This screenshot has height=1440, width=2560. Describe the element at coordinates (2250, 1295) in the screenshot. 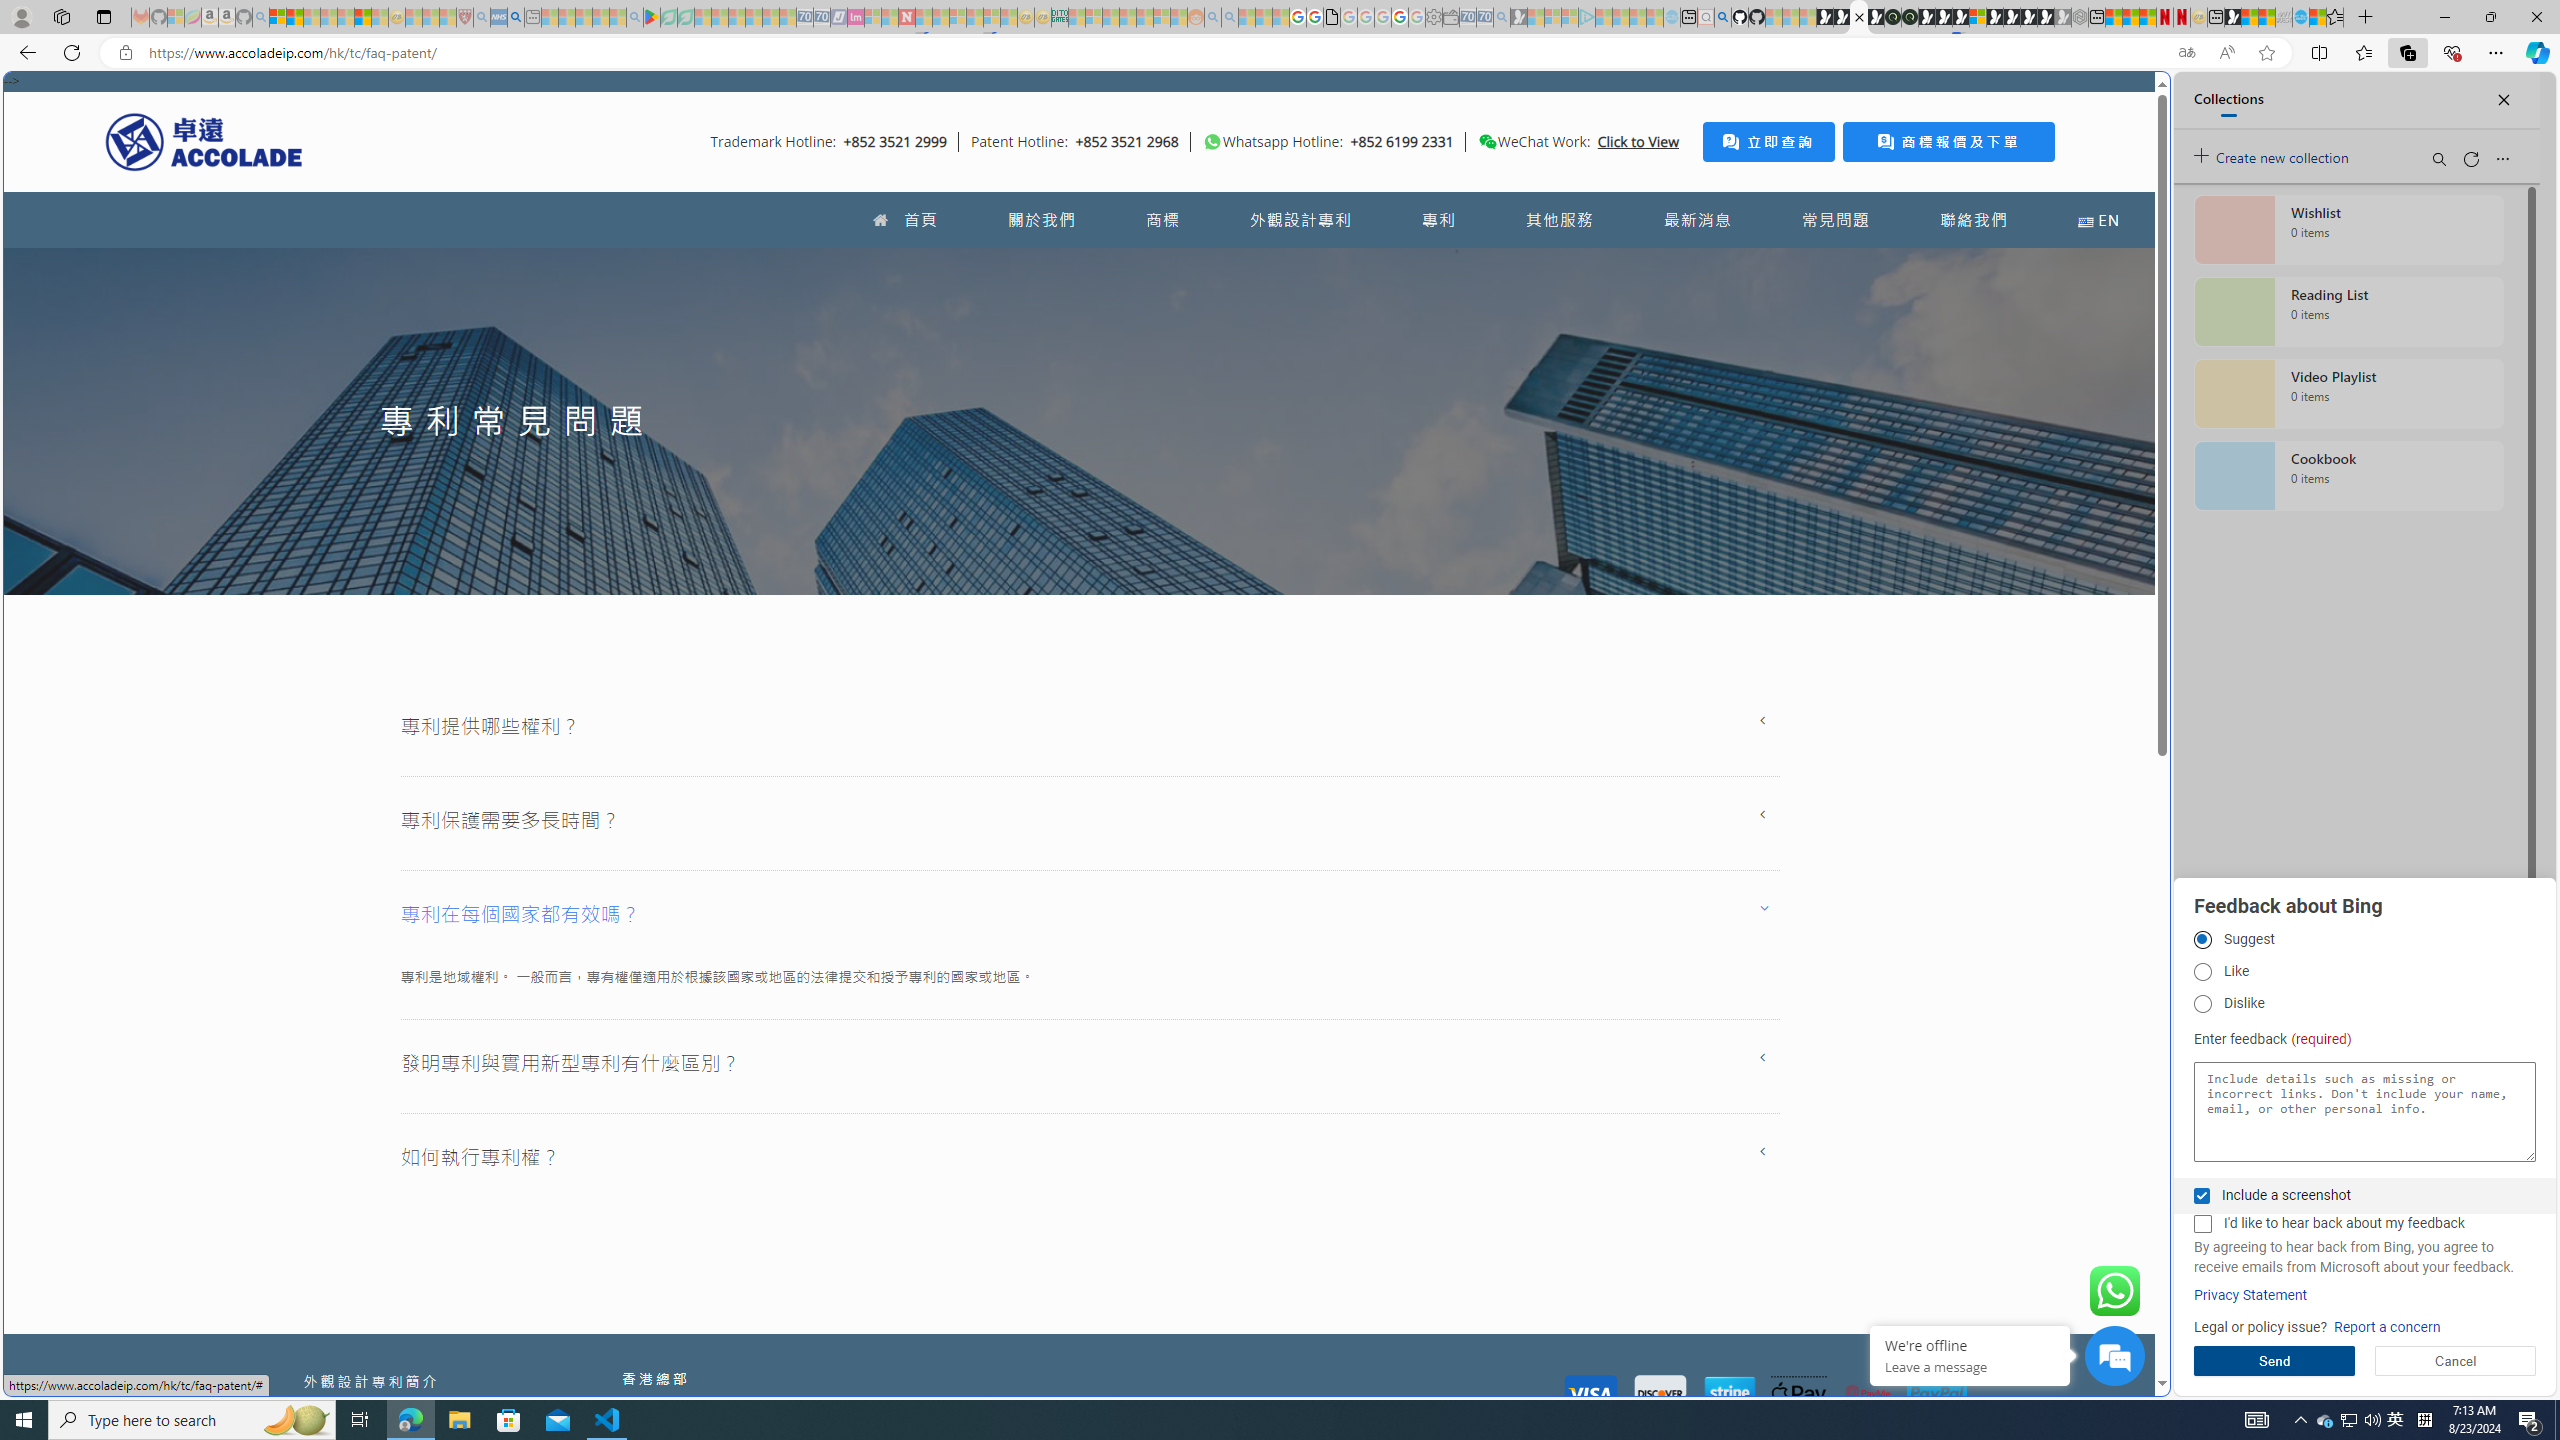

I see `'Privacy Statement'` at that location.